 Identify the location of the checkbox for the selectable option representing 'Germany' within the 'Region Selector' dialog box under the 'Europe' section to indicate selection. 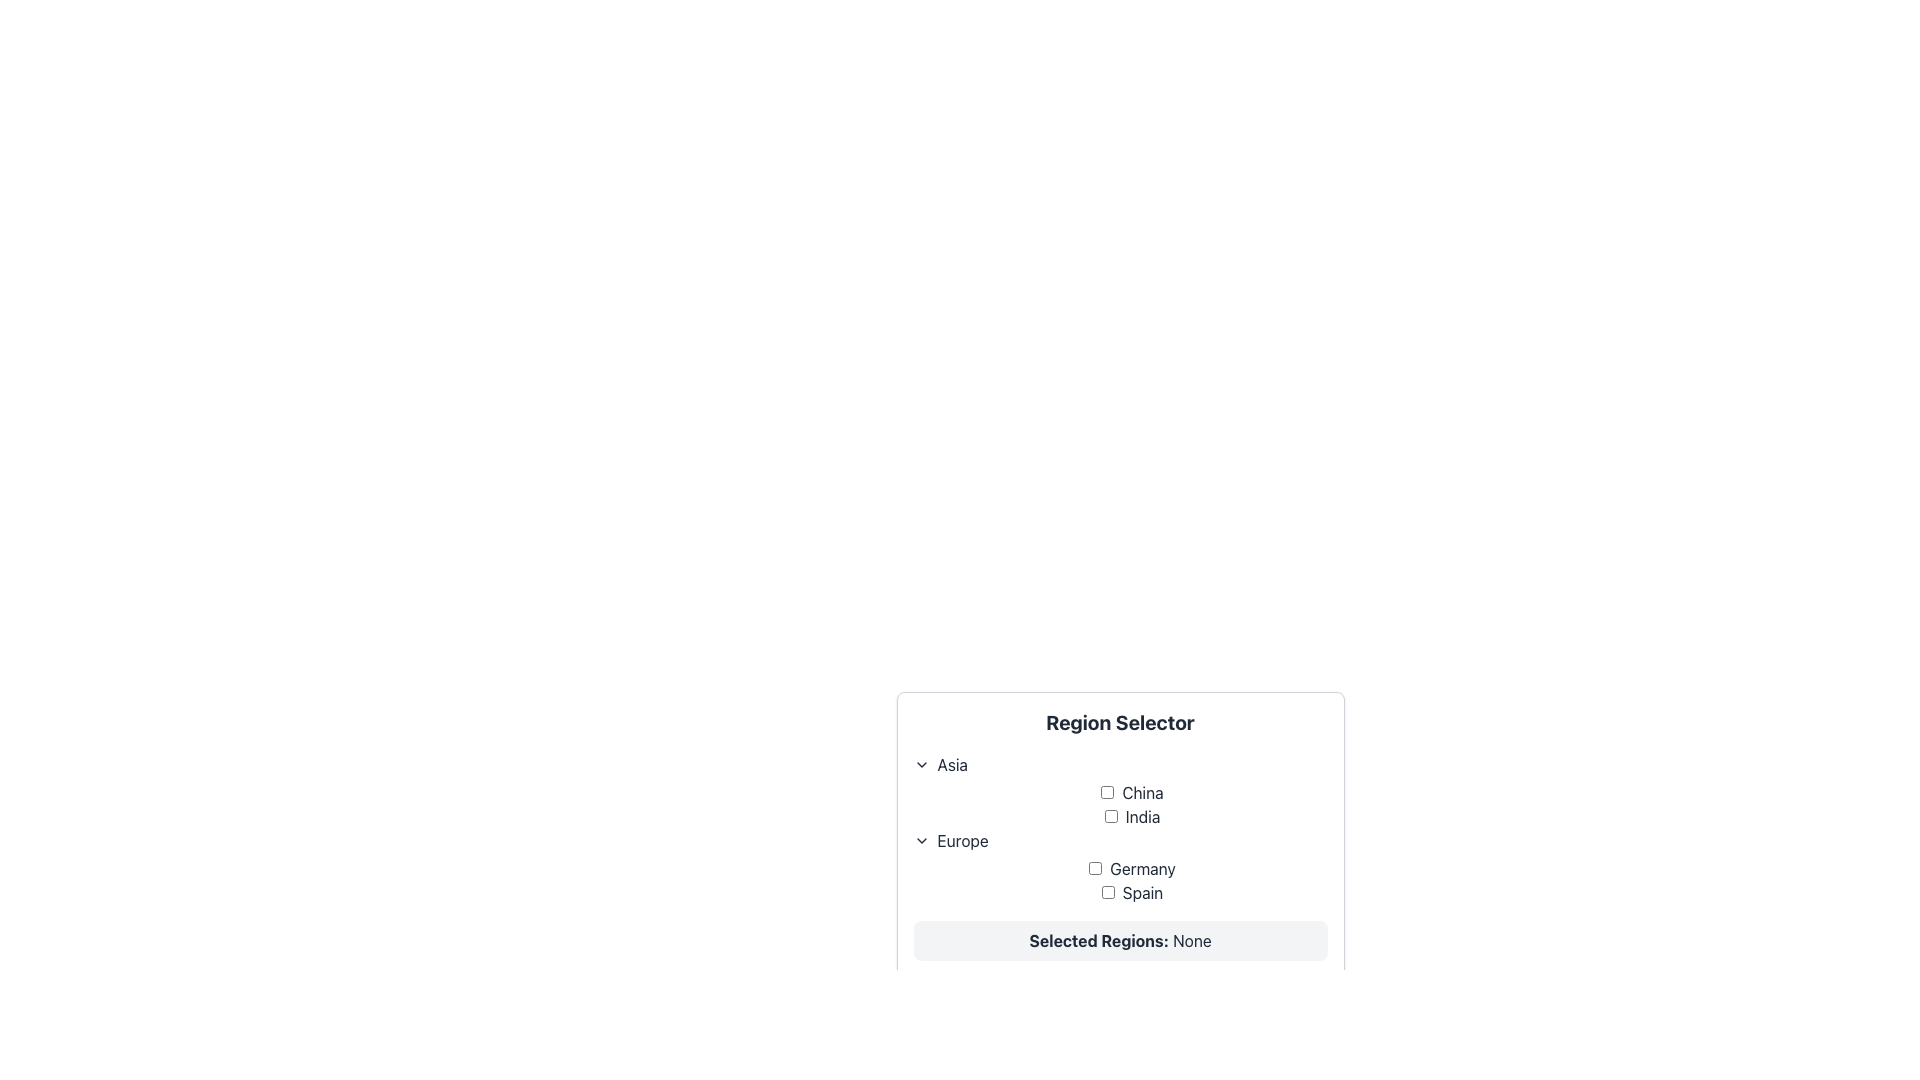
(1132, 867).